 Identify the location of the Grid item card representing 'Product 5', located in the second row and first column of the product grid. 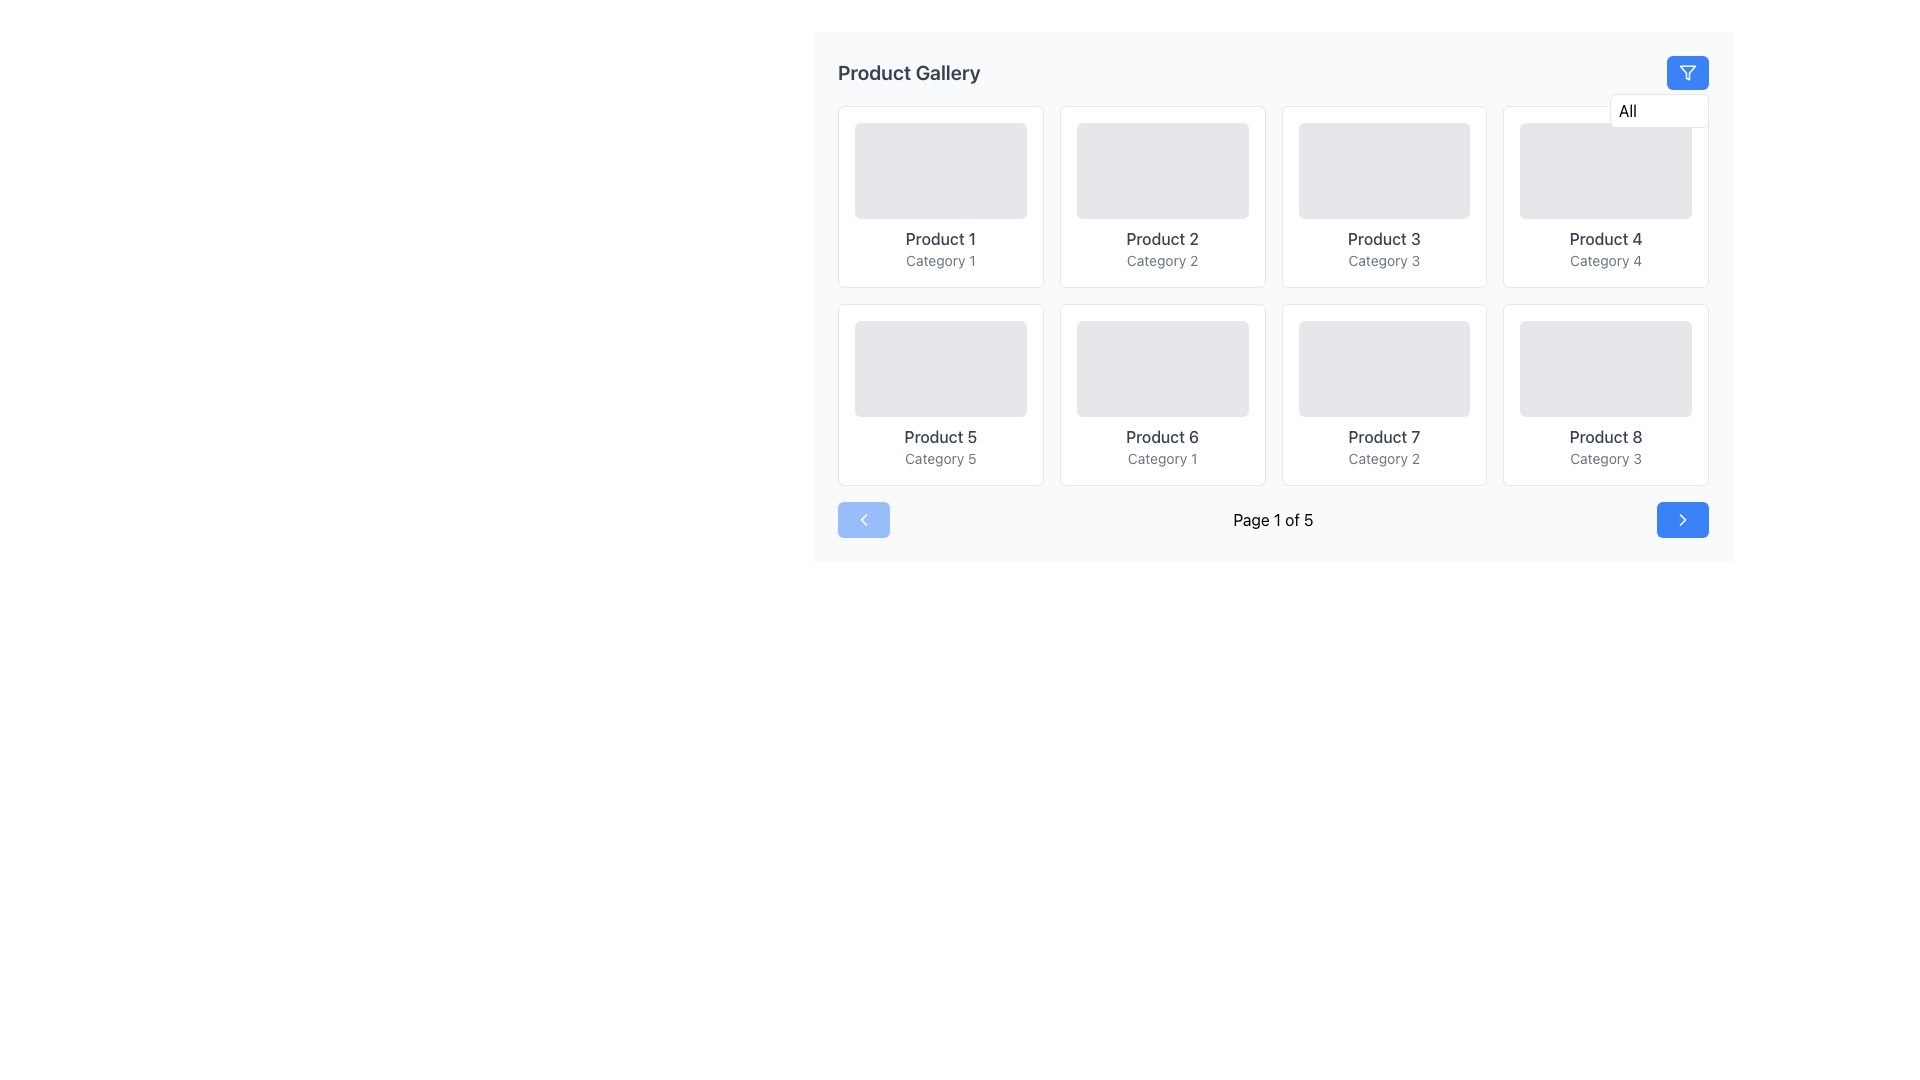
(939, 394).